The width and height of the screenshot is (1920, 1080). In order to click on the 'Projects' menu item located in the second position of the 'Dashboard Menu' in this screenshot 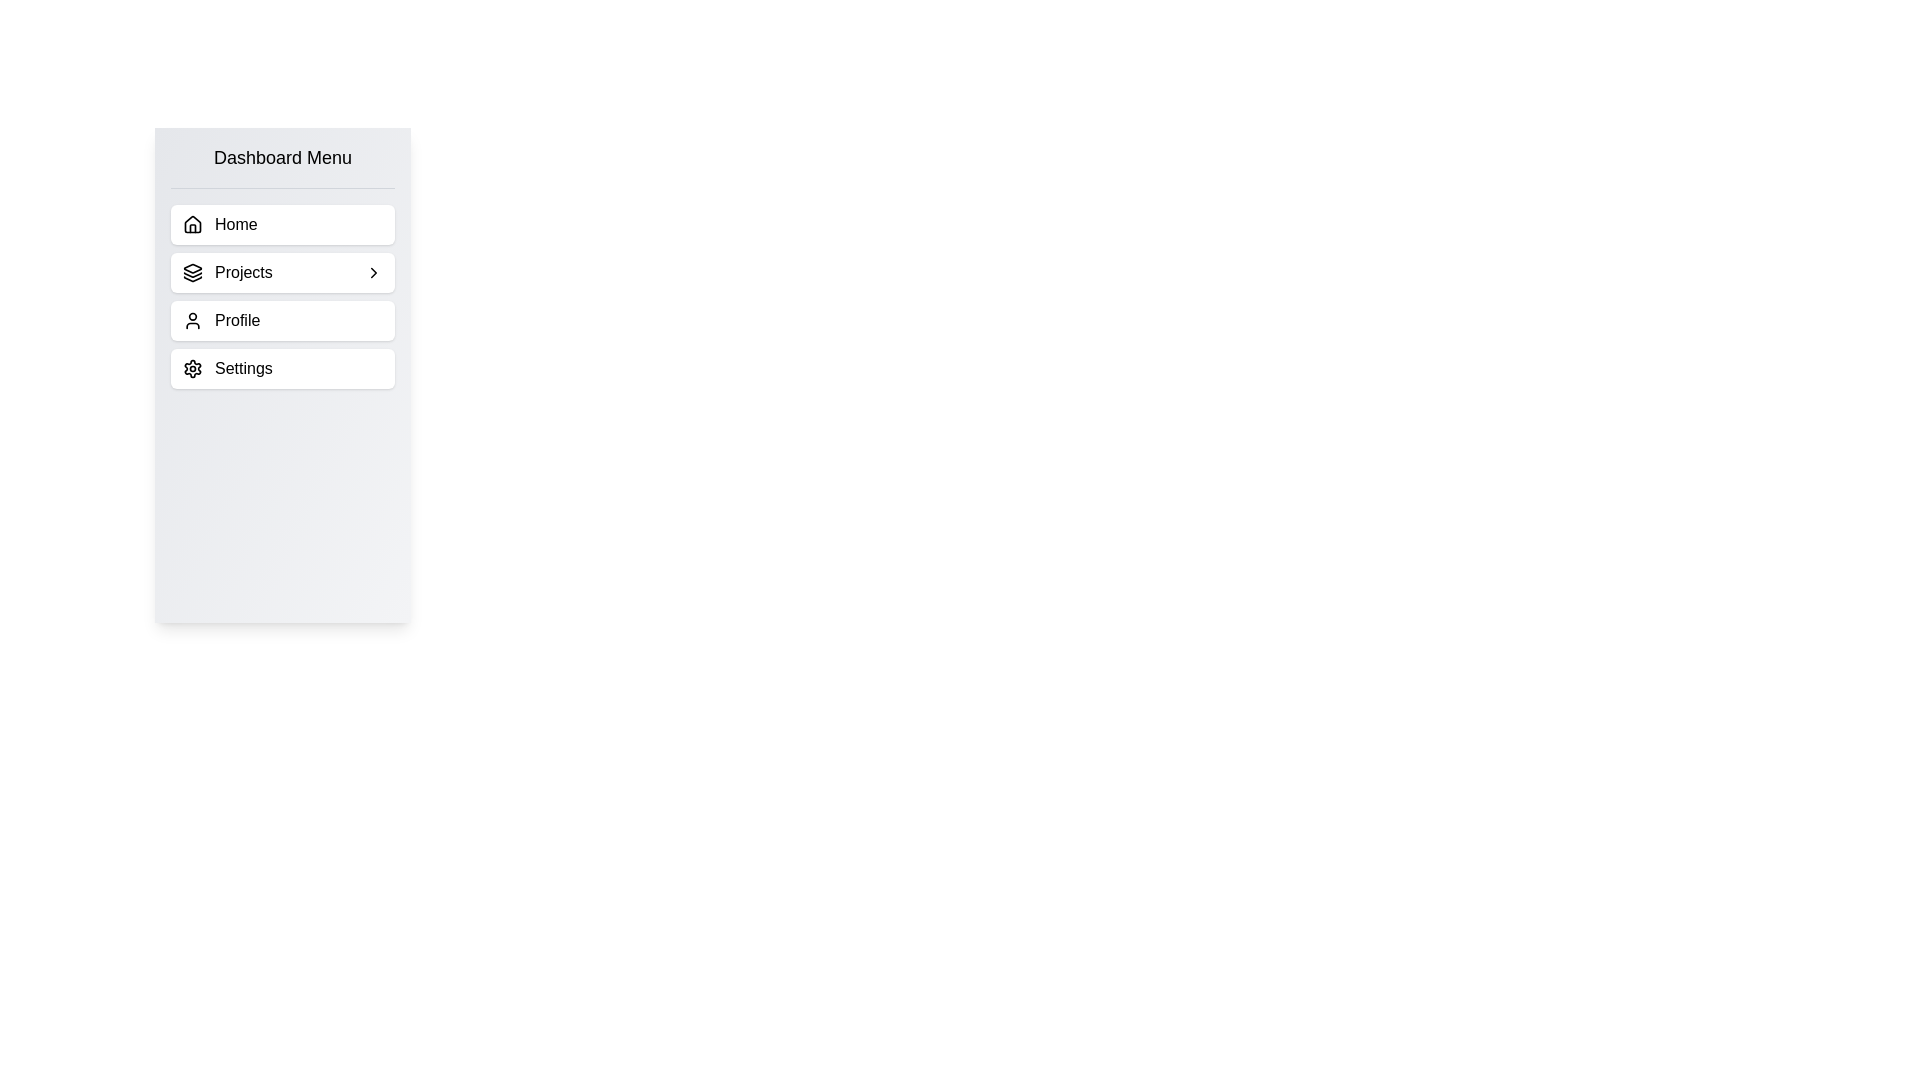, I will do `click(282, 273)`.